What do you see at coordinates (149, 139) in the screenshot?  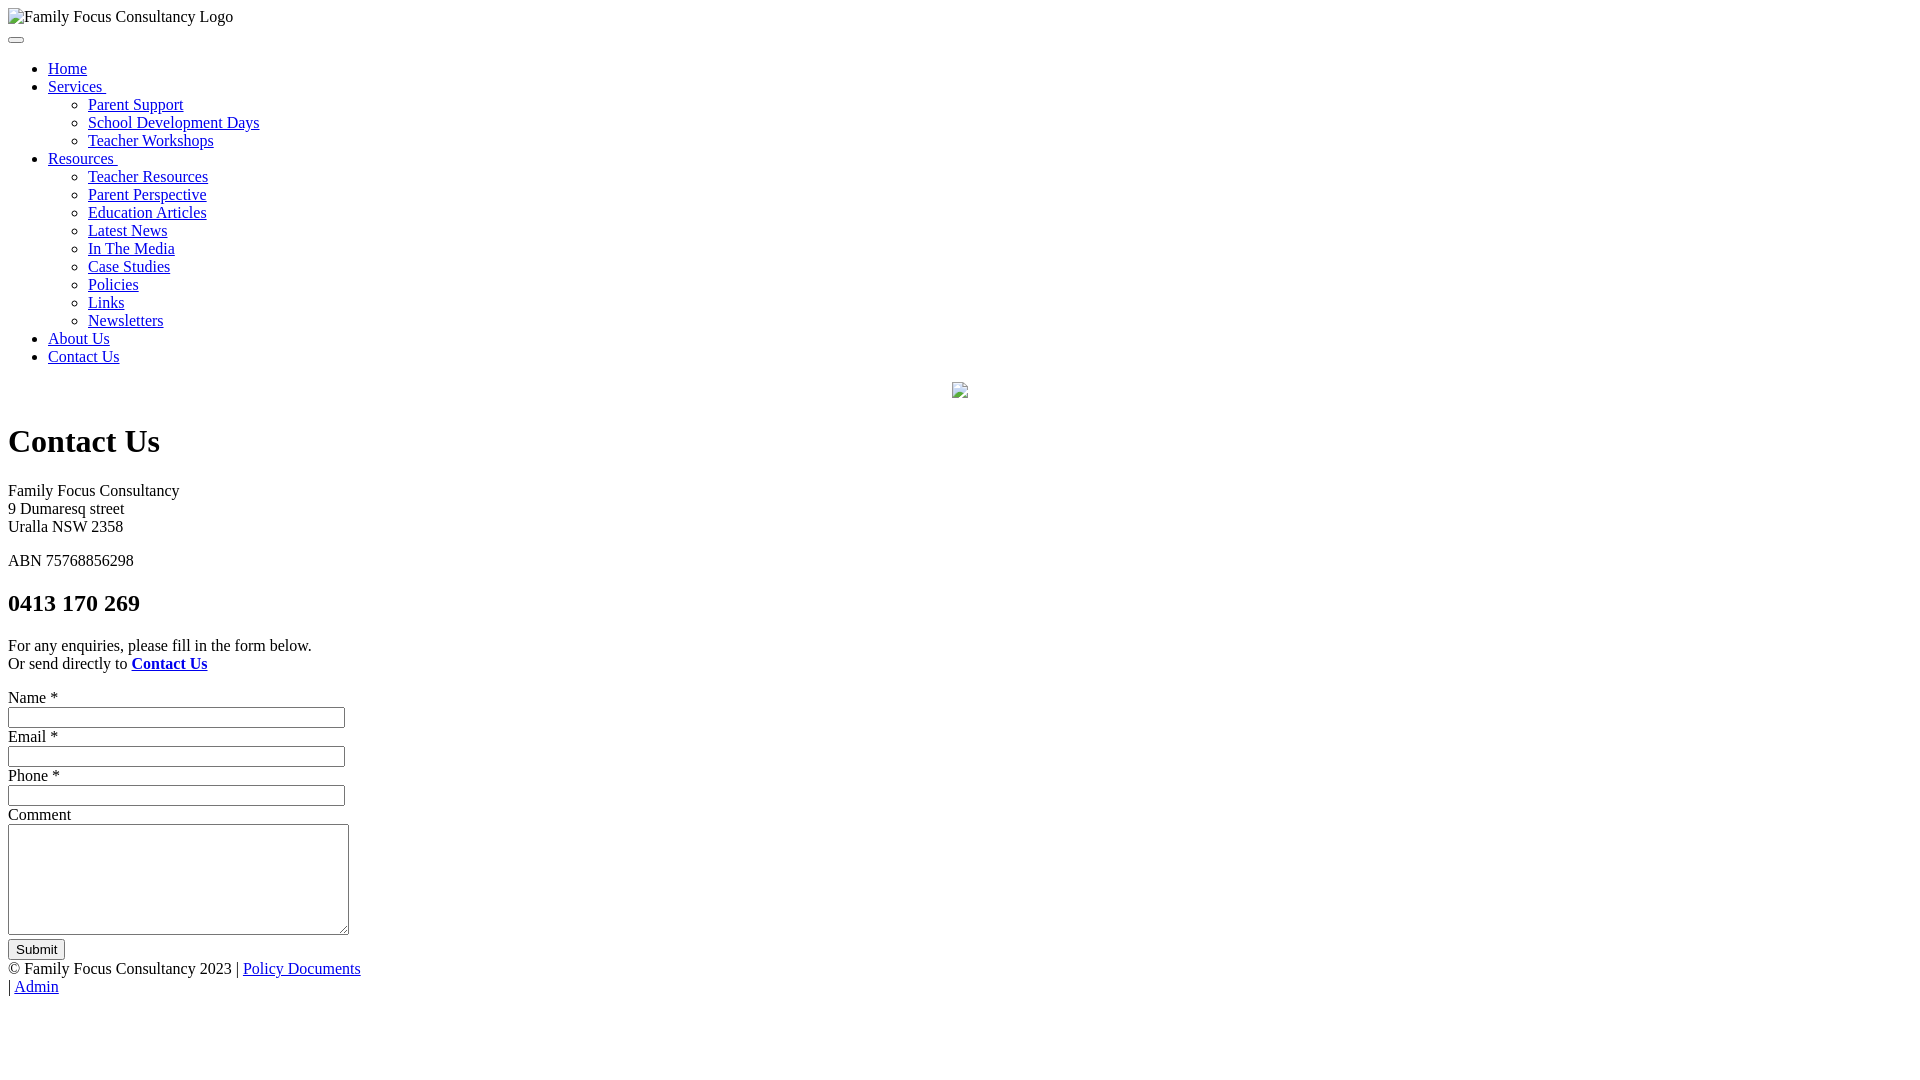 I see `'Teacher Workshops'` at bounding box center [149, 139].